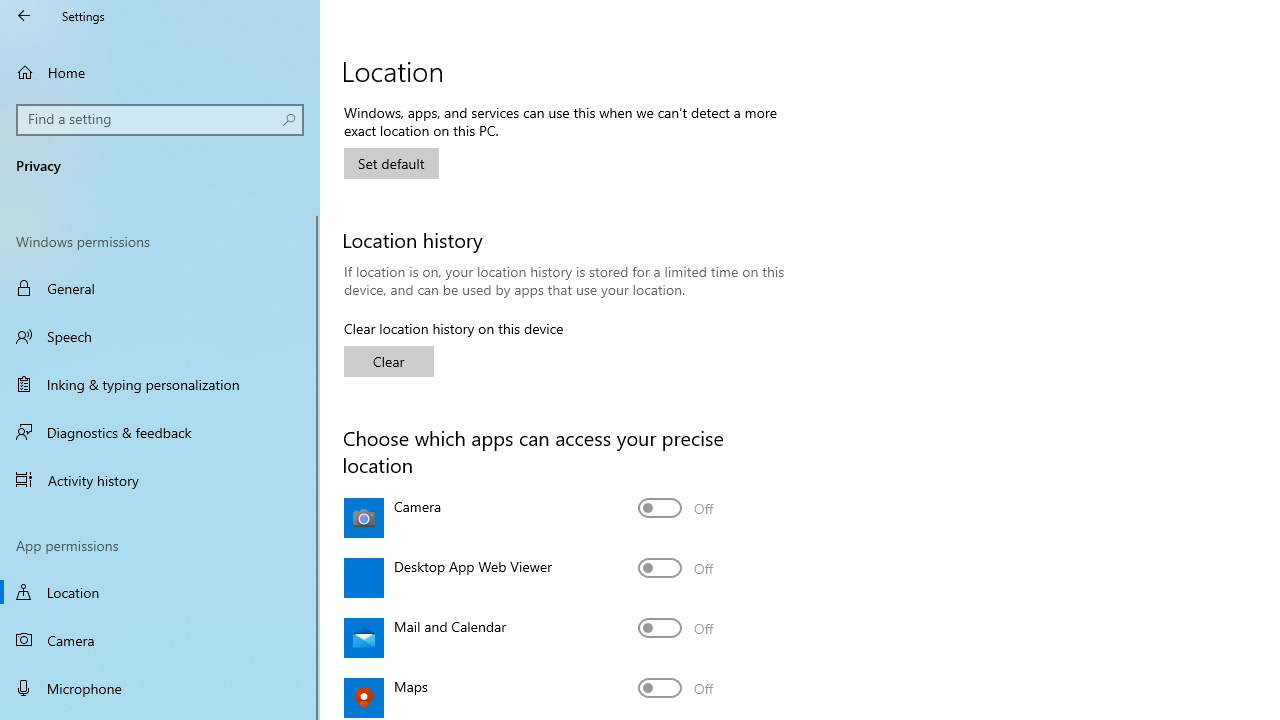 The width and height of the screenshot is (1280, 720). What do you see at coordinates (160, 119) in the screenshot?
I see `'Search box, Find a setting'` at bounding box center [160, 119].